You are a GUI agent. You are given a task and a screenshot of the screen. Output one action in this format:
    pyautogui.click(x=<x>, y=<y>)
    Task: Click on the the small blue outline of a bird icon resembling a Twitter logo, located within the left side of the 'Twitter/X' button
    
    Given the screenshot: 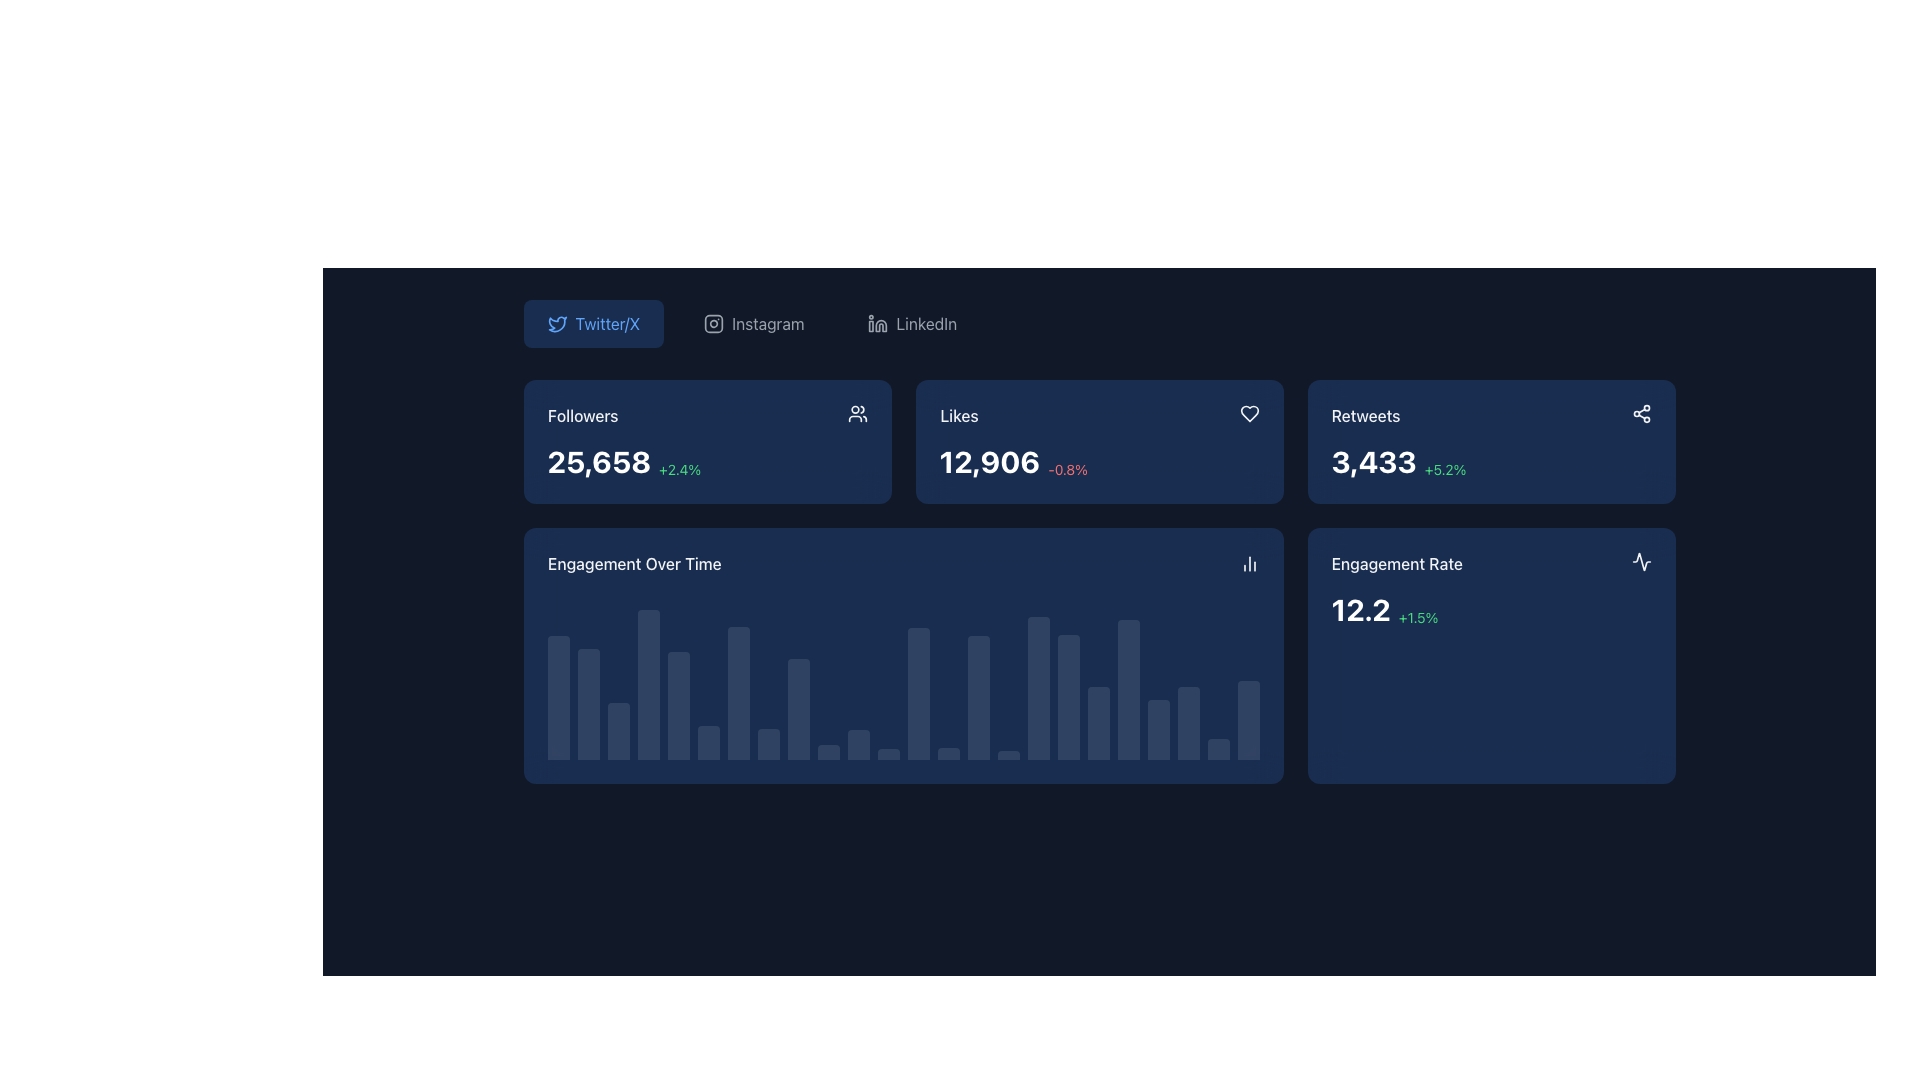 What is the action you would take?
    pyautogui.click(x=557, y=323)
    